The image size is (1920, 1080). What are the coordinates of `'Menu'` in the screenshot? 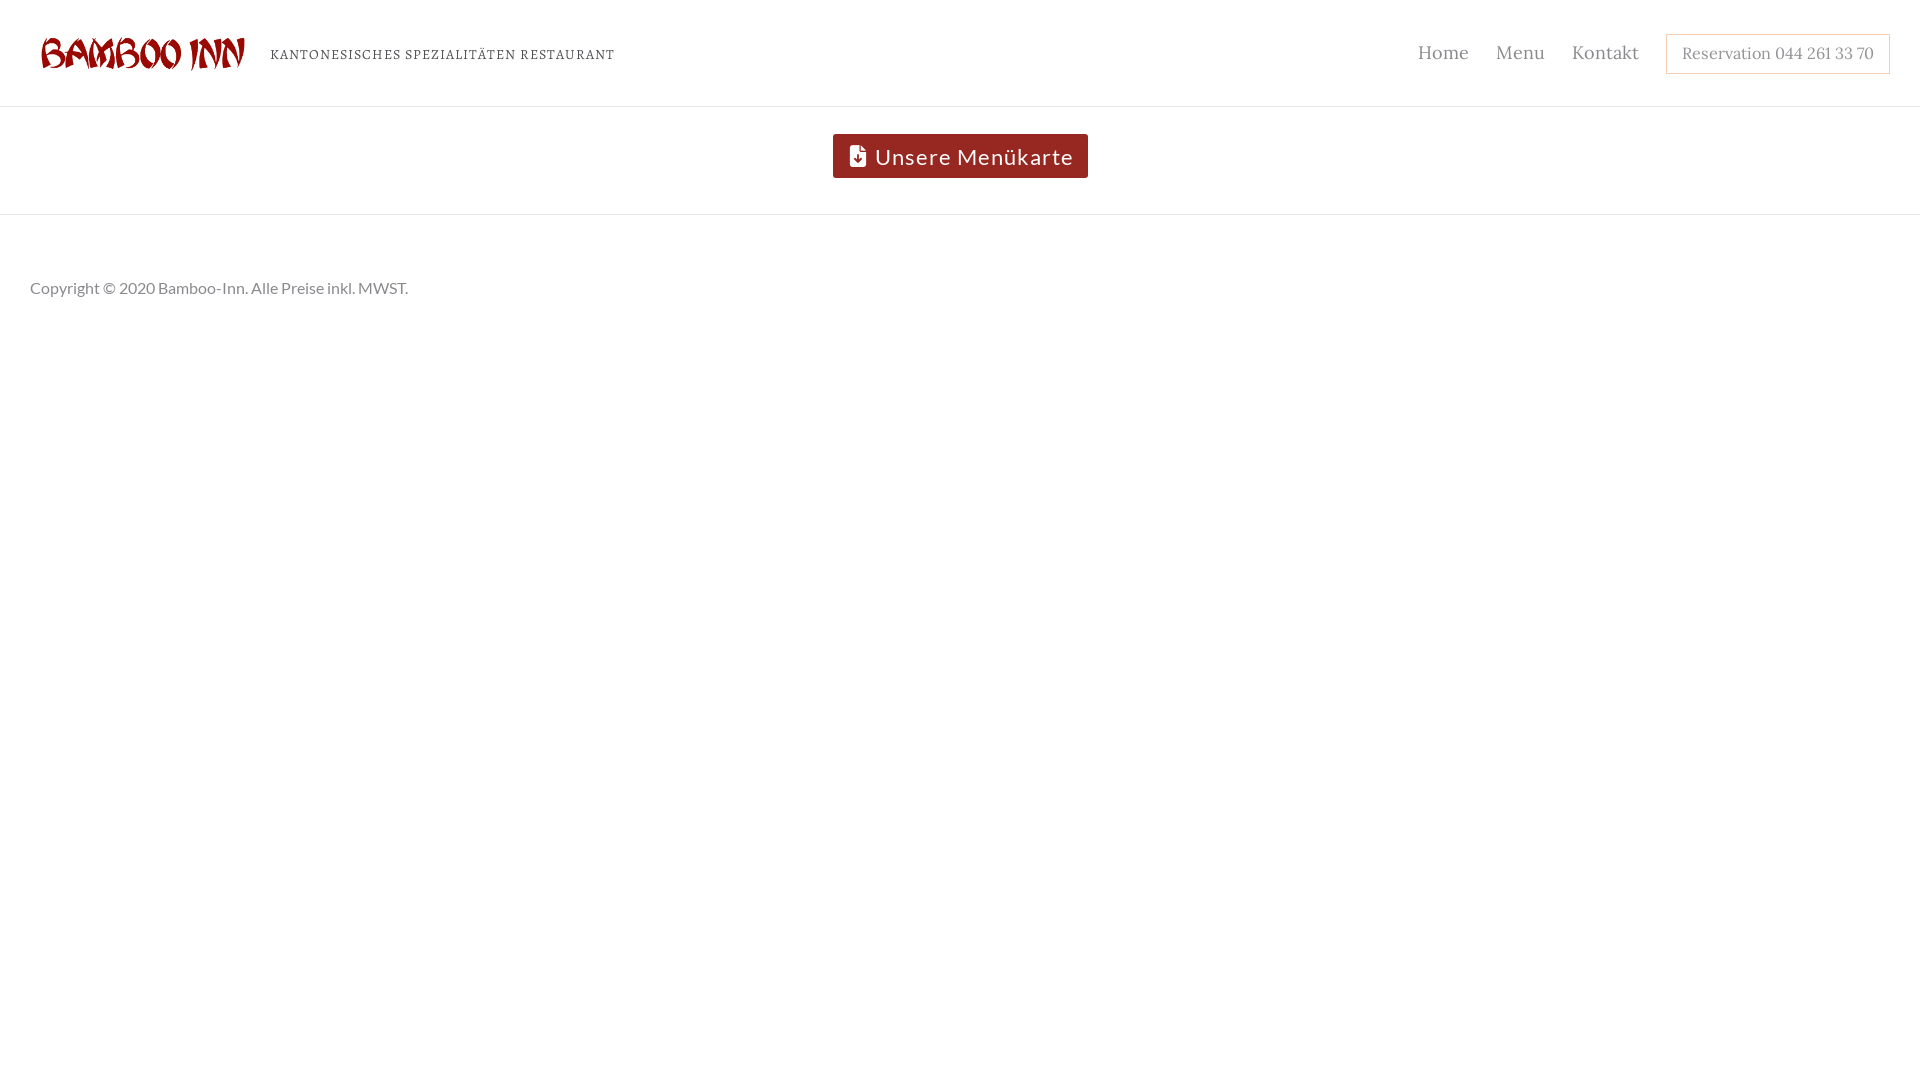 It's located at (1483, 52).